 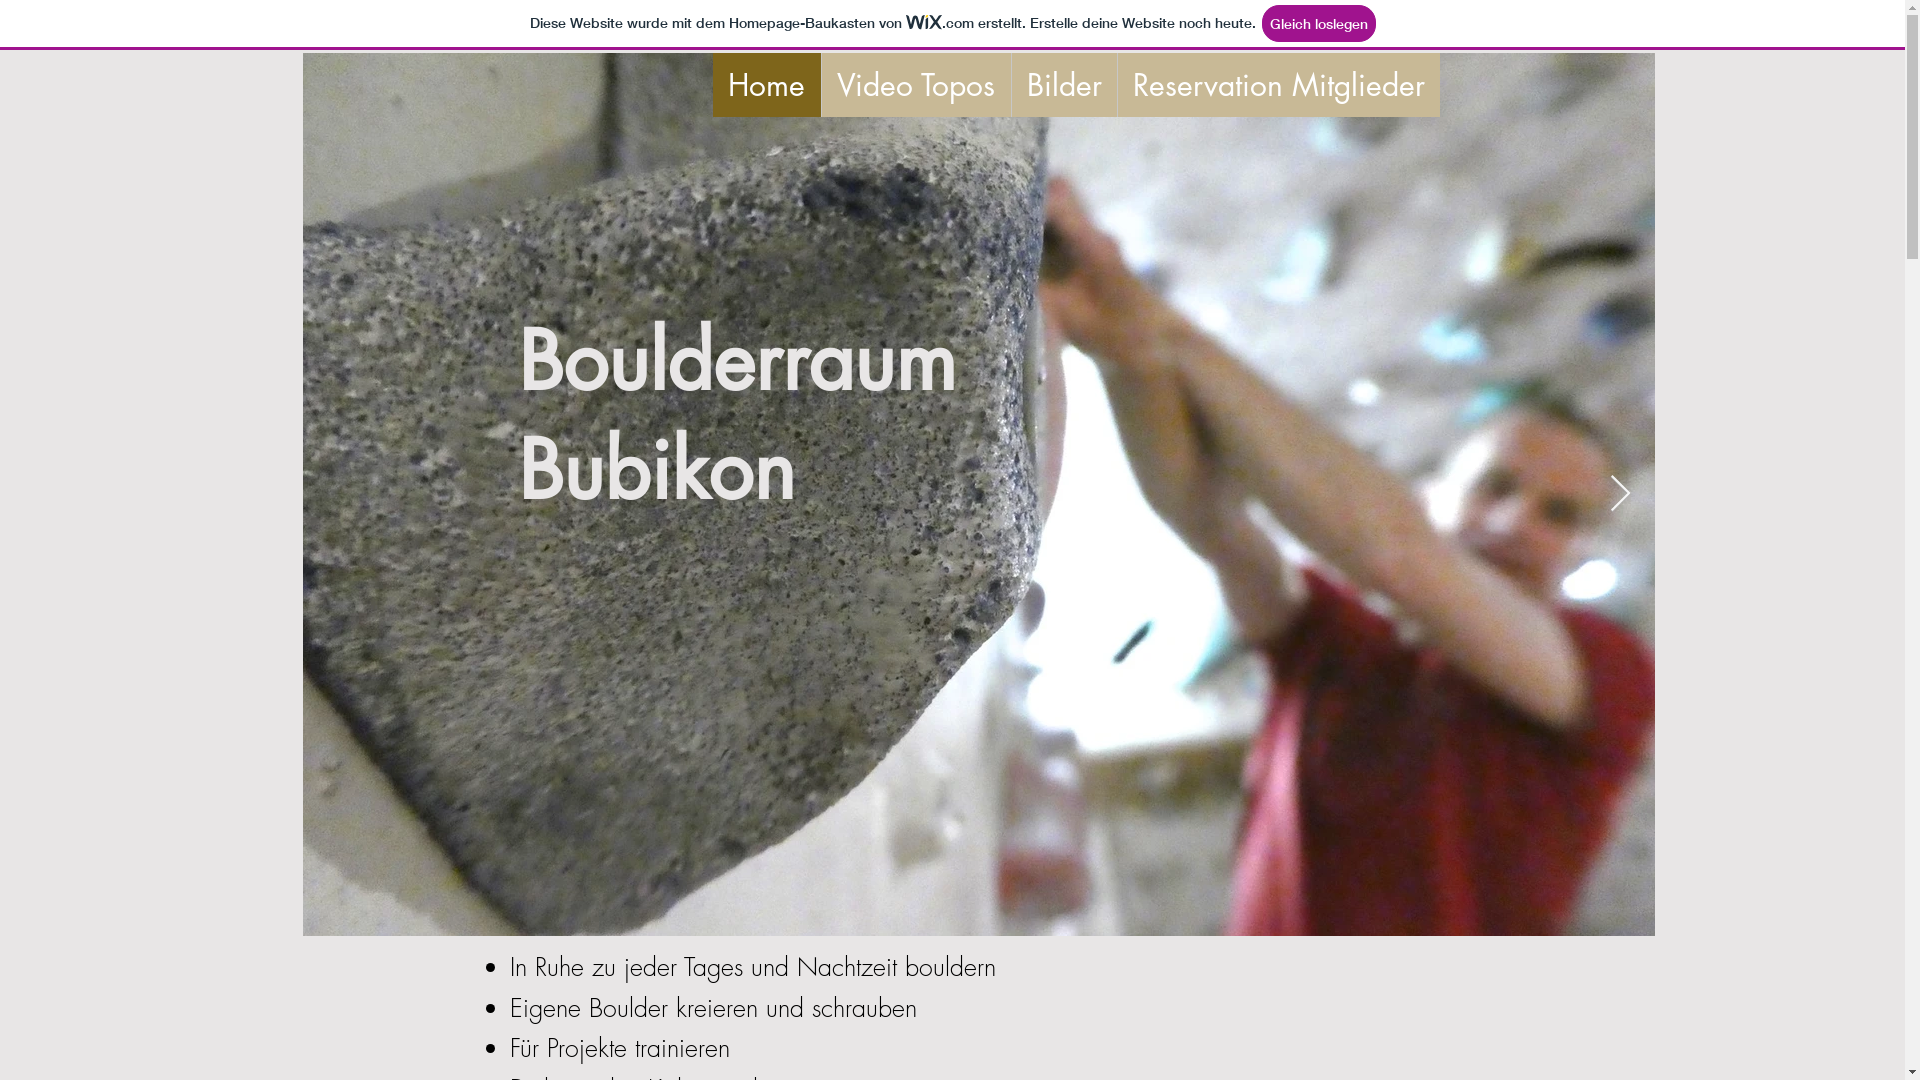 I want to click on 'Home', so click(x=765, y=83).